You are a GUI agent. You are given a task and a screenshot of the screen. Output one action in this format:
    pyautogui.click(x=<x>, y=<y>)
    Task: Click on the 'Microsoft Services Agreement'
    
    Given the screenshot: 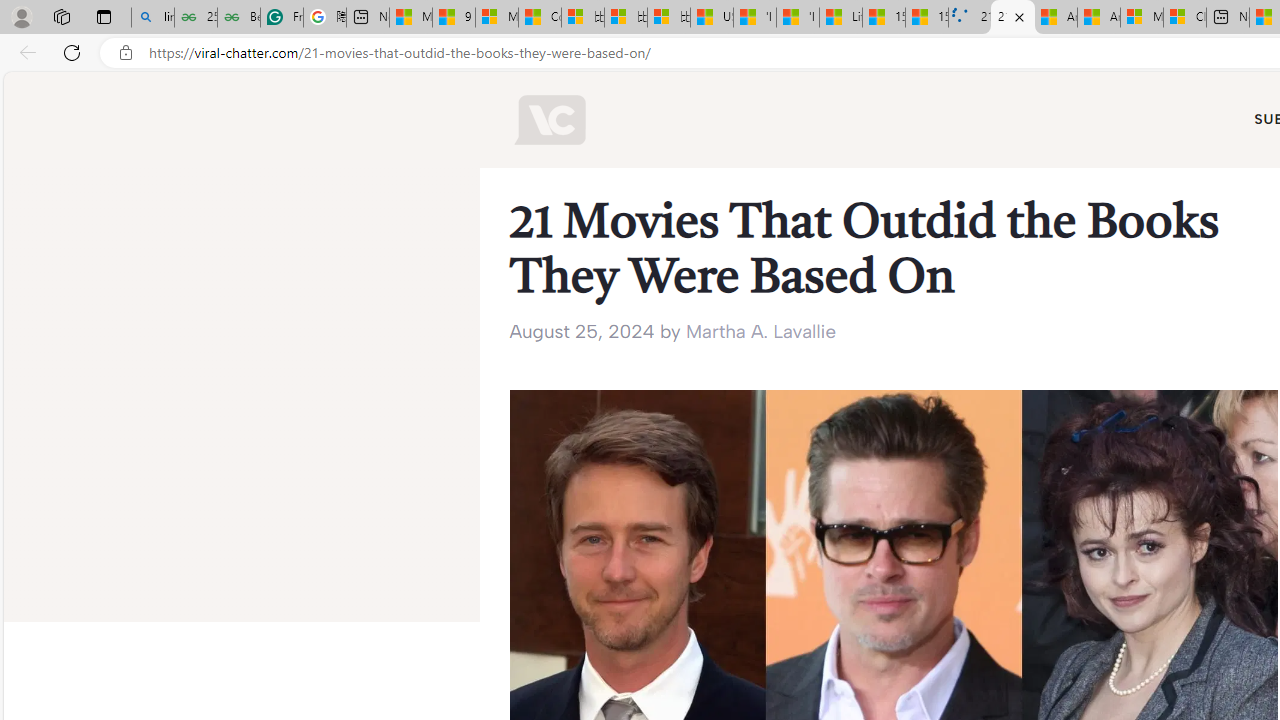 What is the action you would take?
    pyautogui.click(x=1142, y=17)
    